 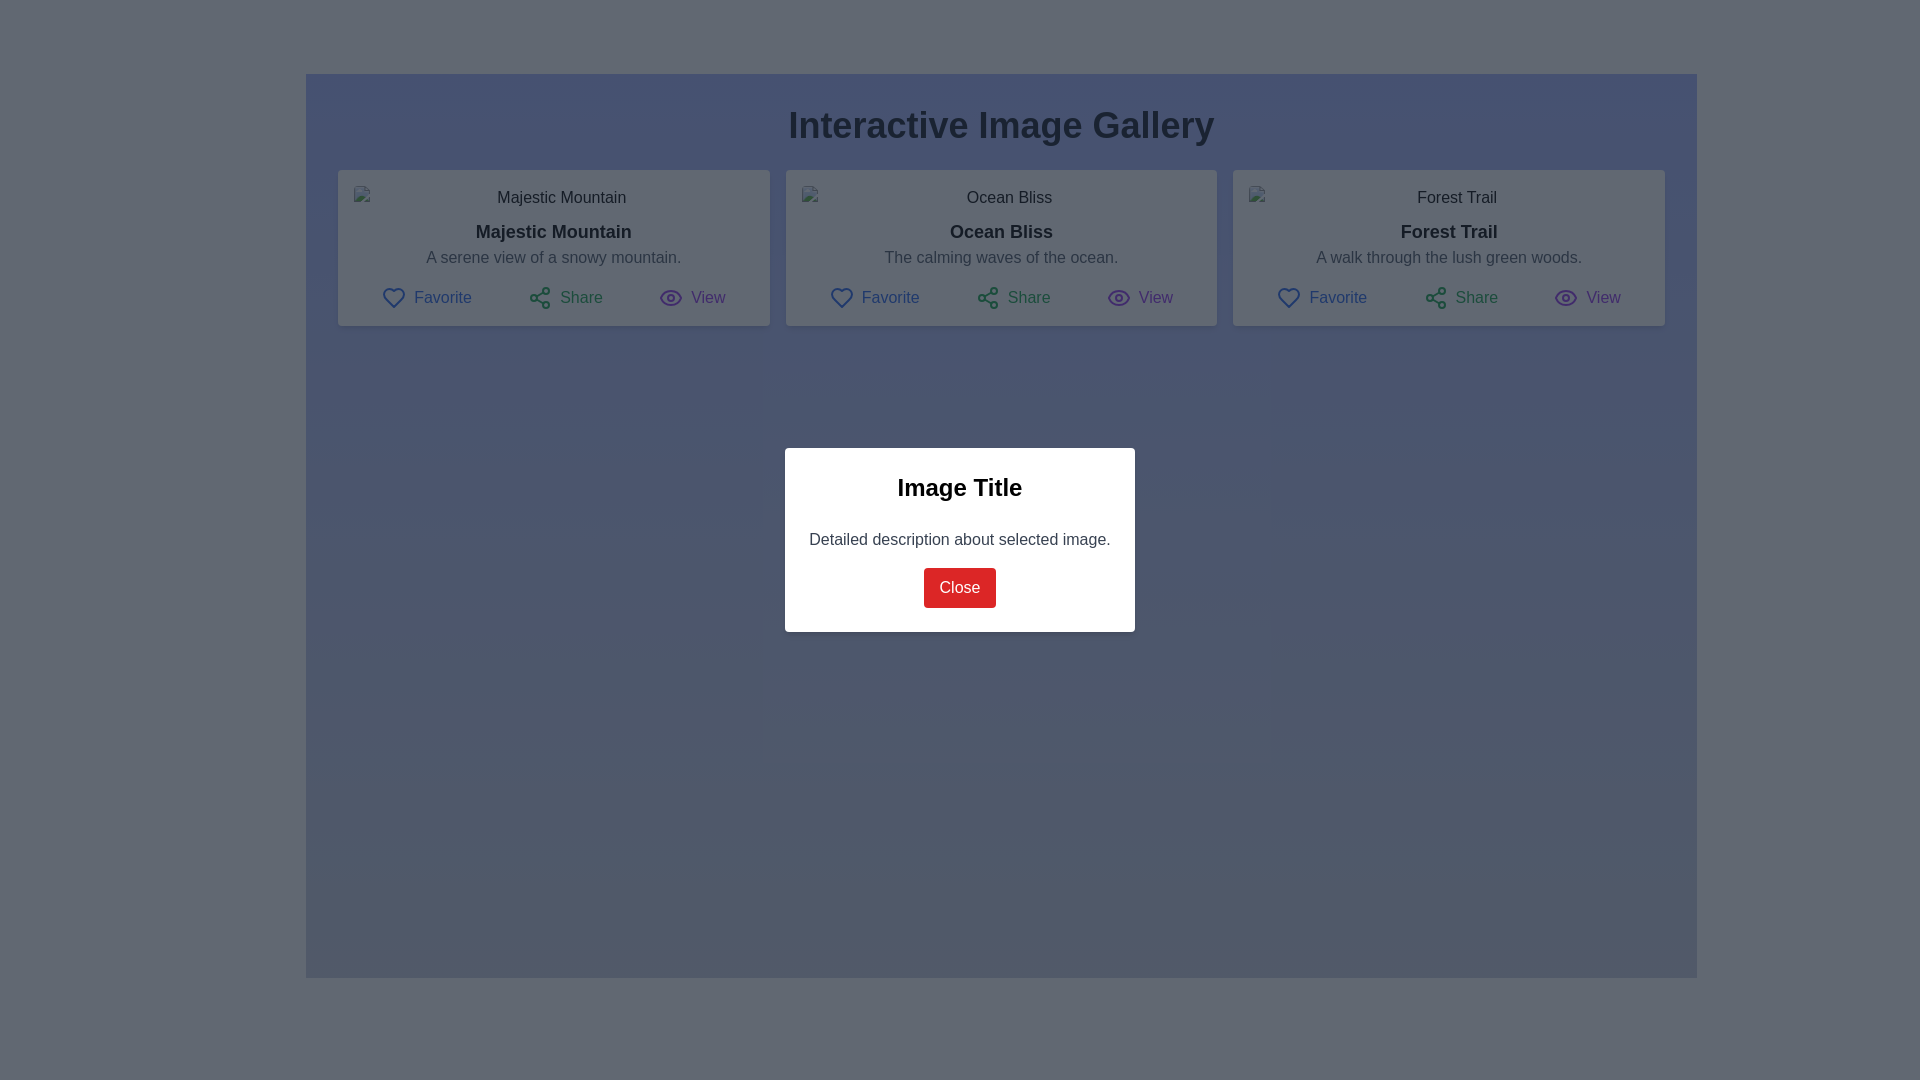 I want to click on the eye icon representing the 'view' action located in the button group labeled 'View' for 'Ocean Bliss', so click(x=1117, y=297).